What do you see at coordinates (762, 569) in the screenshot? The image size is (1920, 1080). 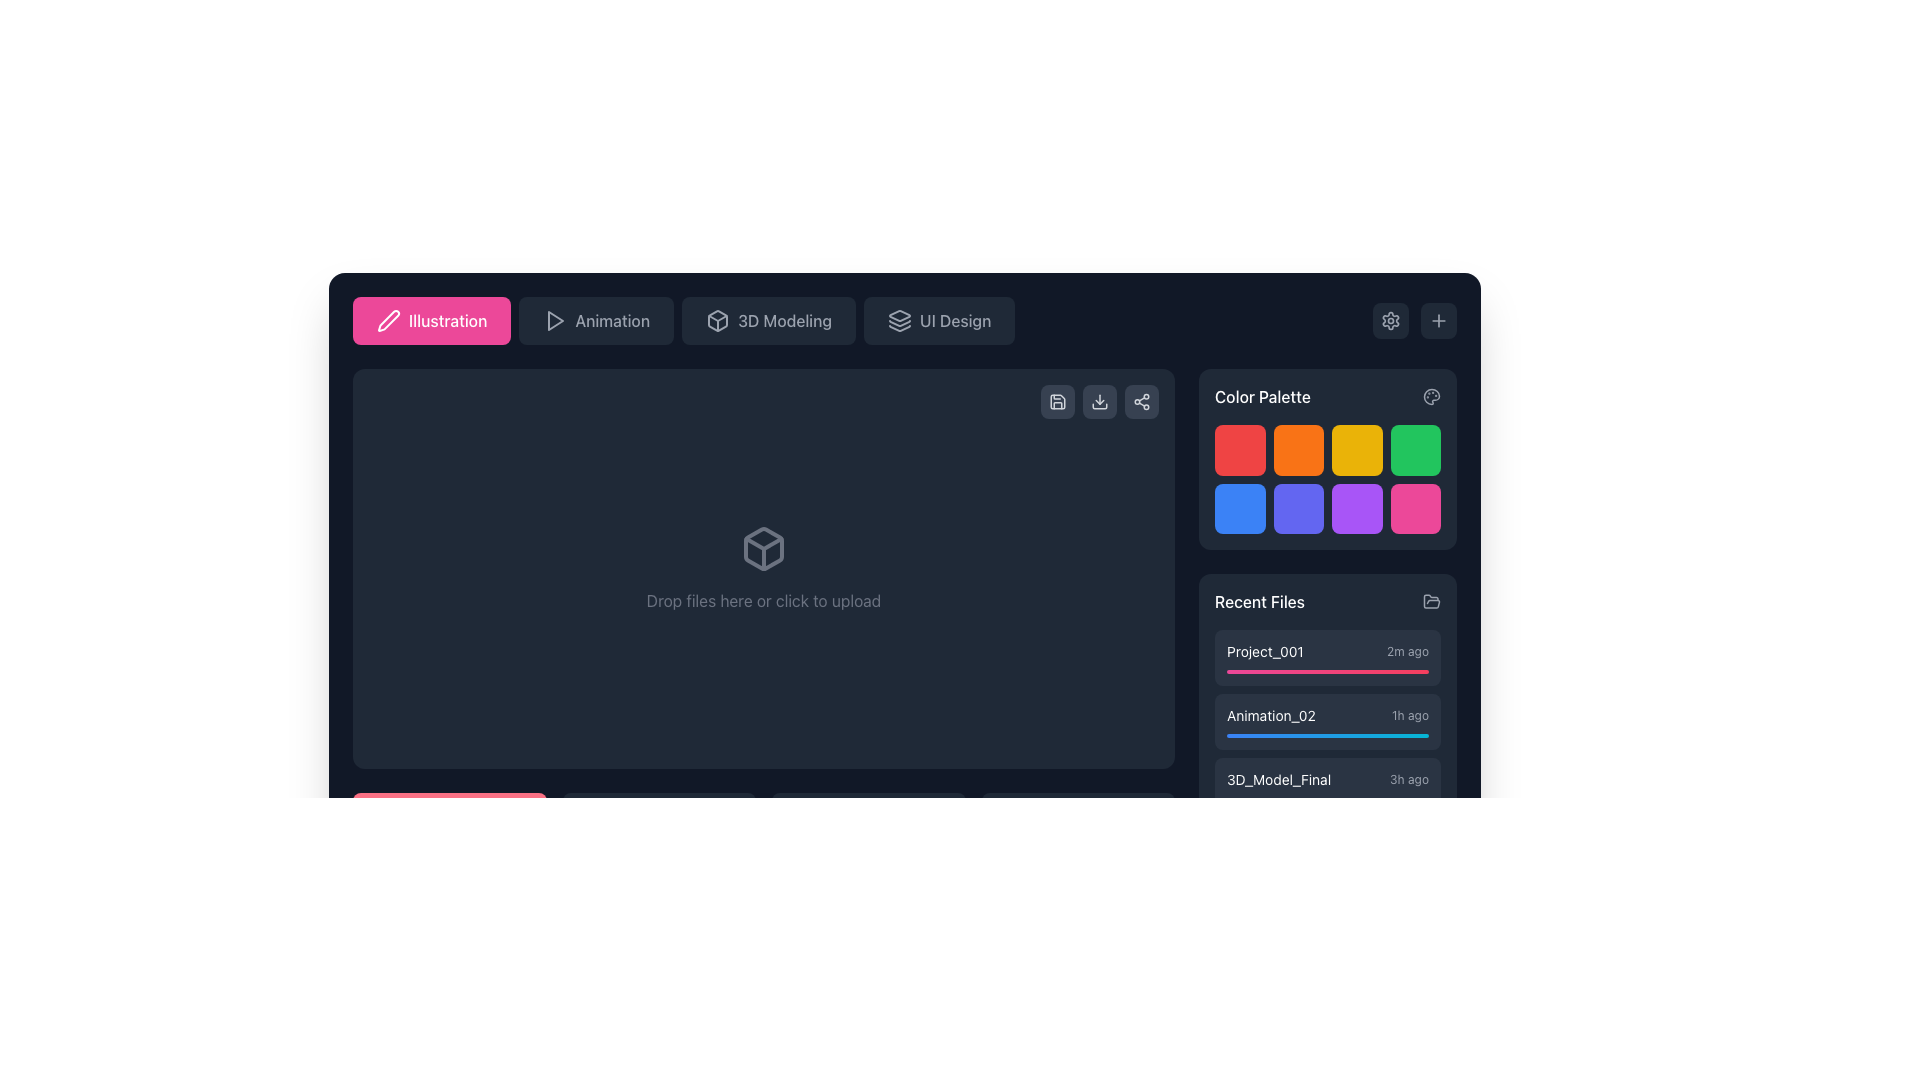 I see `and drop files into the centrally positioned file upload zone, which is surrounded by other controls and elements` at bounding box center [762, 569].